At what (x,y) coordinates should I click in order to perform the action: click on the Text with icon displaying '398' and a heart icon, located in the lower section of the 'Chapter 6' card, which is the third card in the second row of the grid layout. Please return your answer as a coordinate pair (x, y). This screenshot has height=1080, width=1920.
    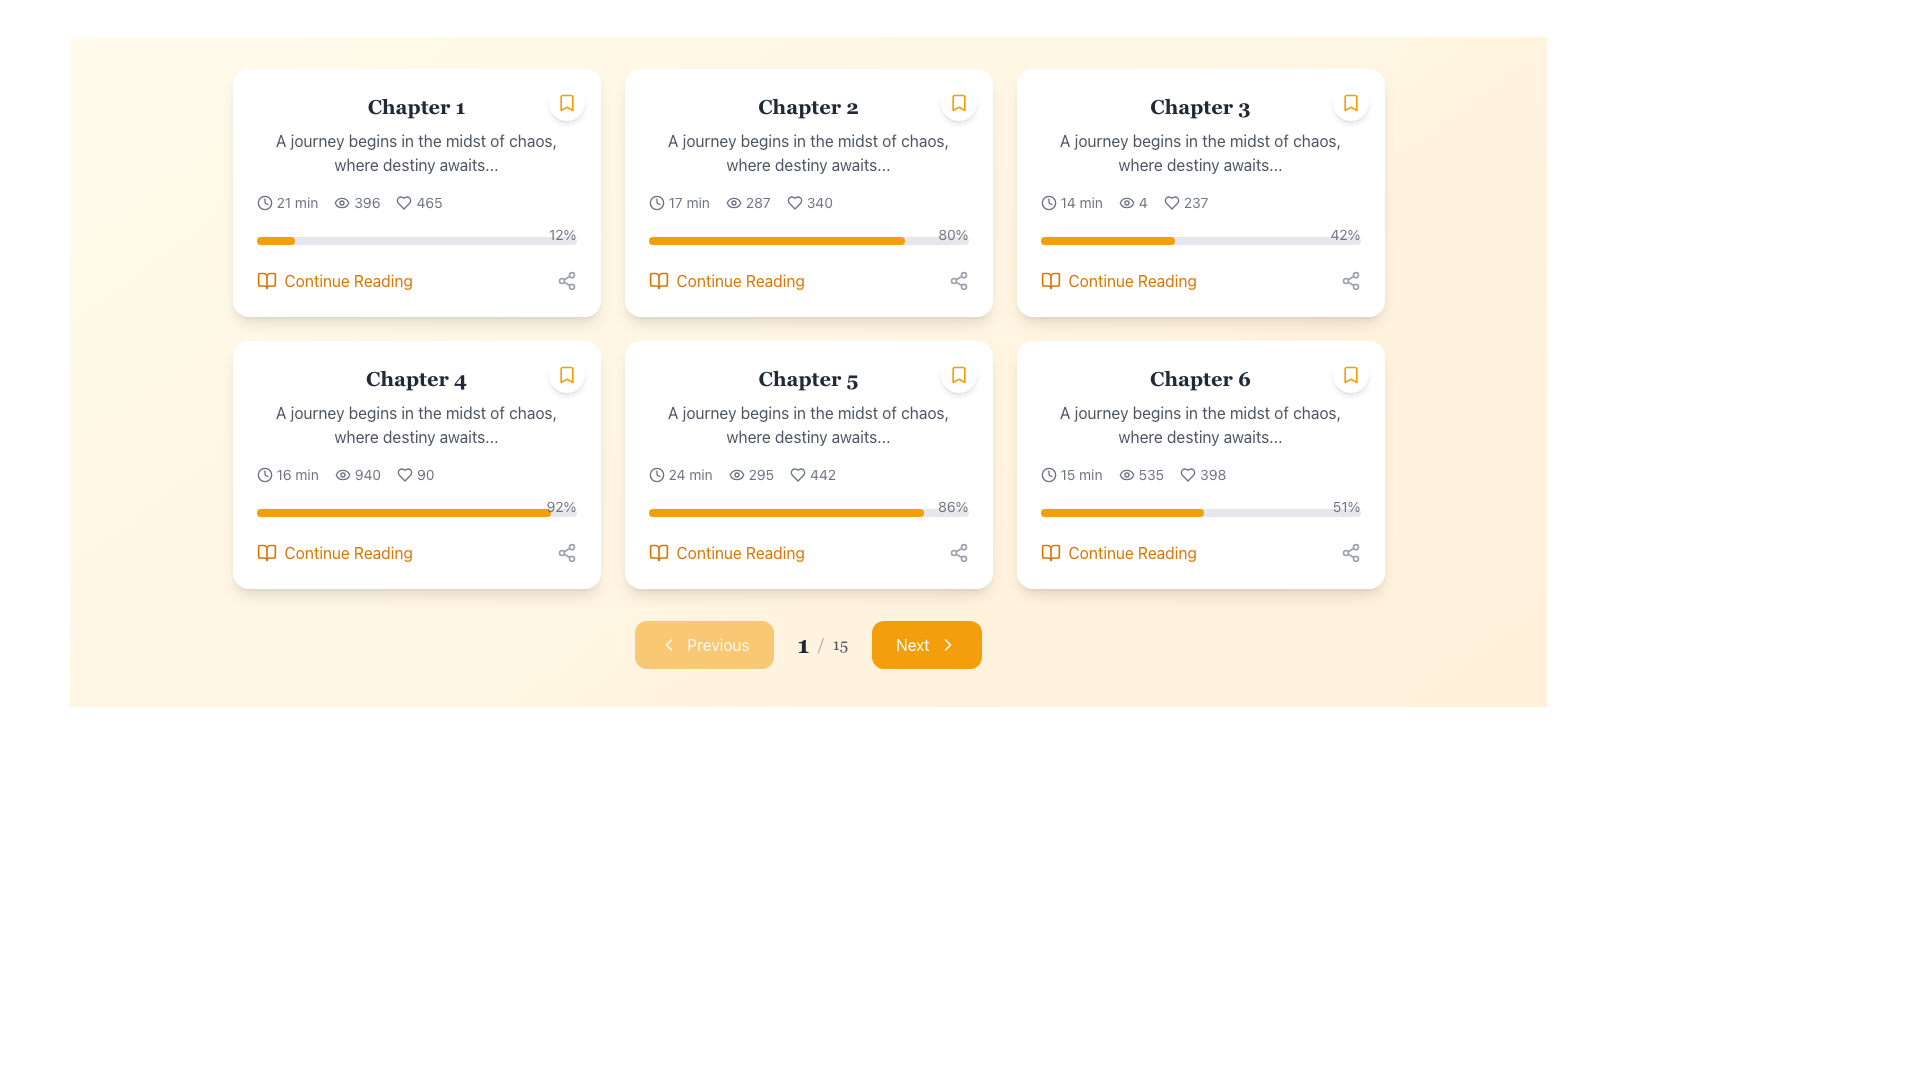
    Looking at the image, I should click on (1202, 474).